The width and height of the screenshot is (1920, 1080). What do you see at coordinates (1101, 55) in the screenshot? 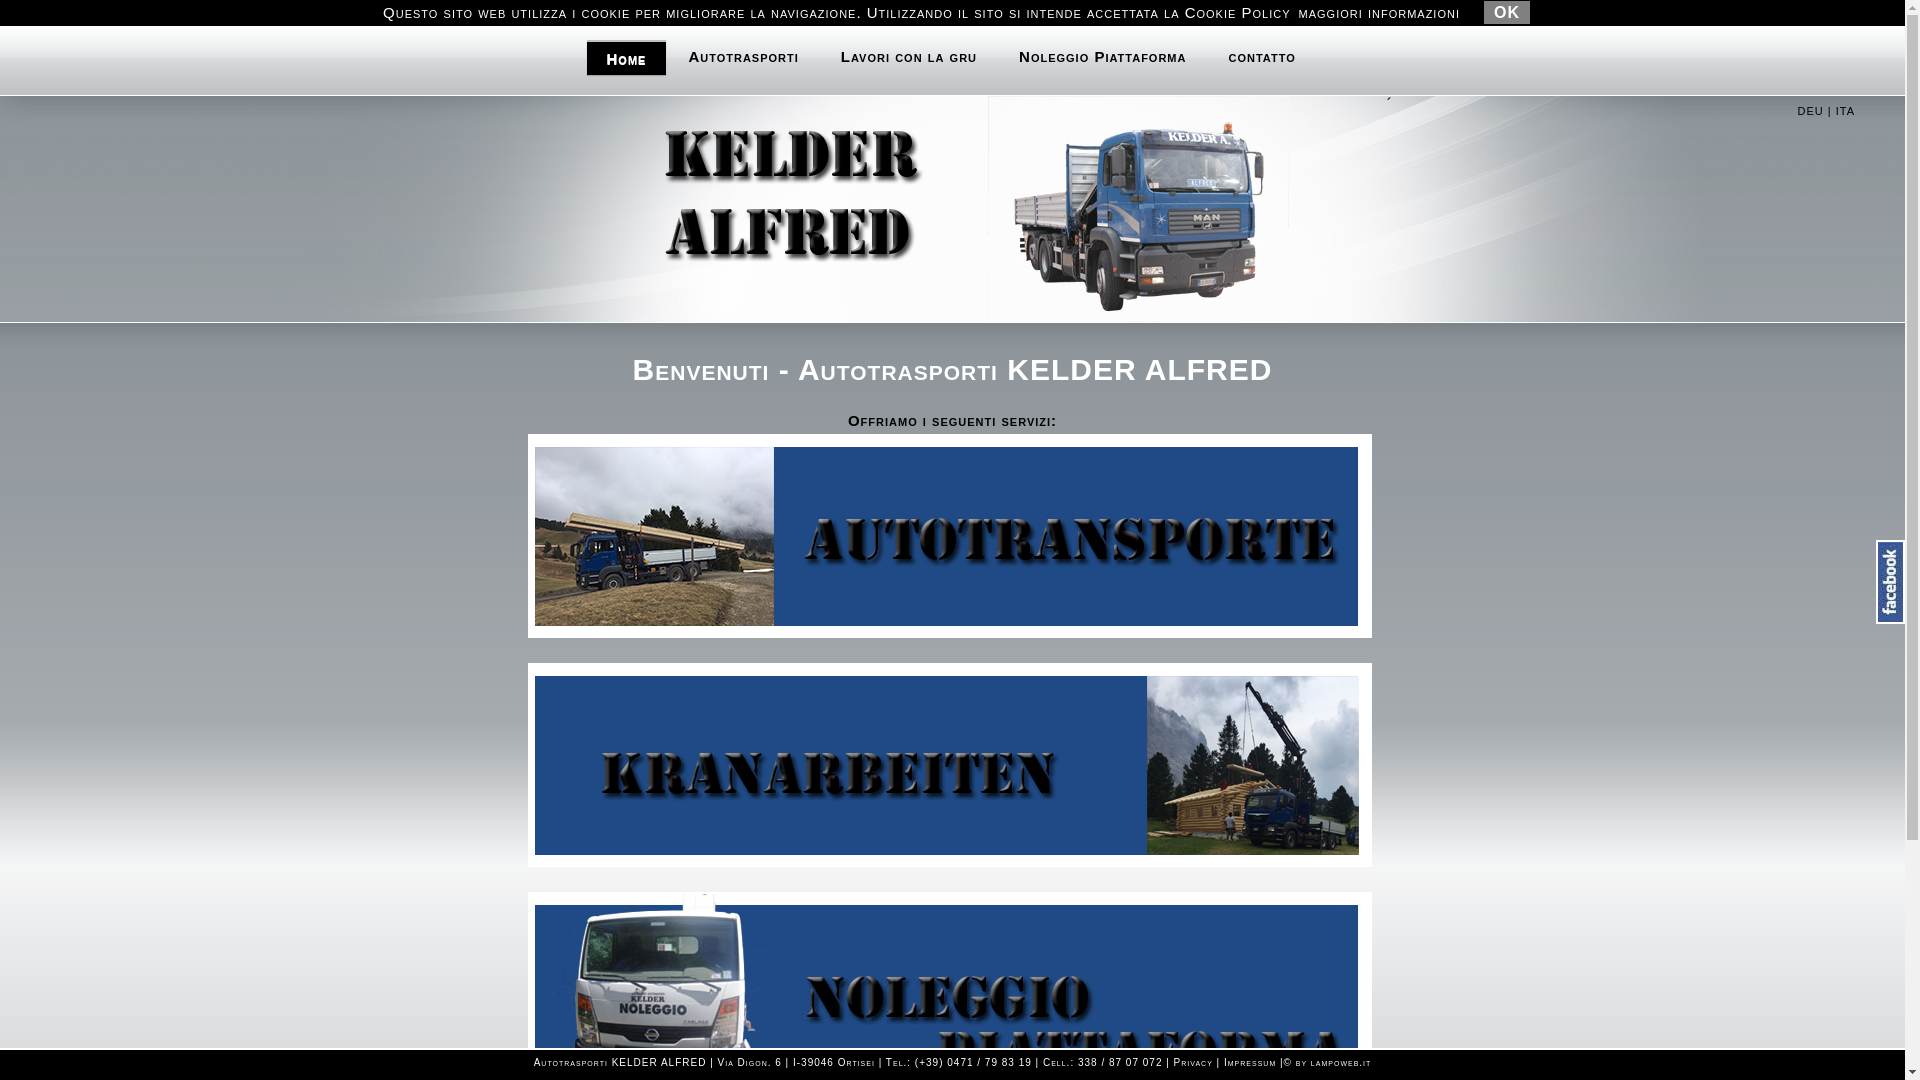
I see `'Noleggio Piattaforma'` at bounding box center [1101, 55].